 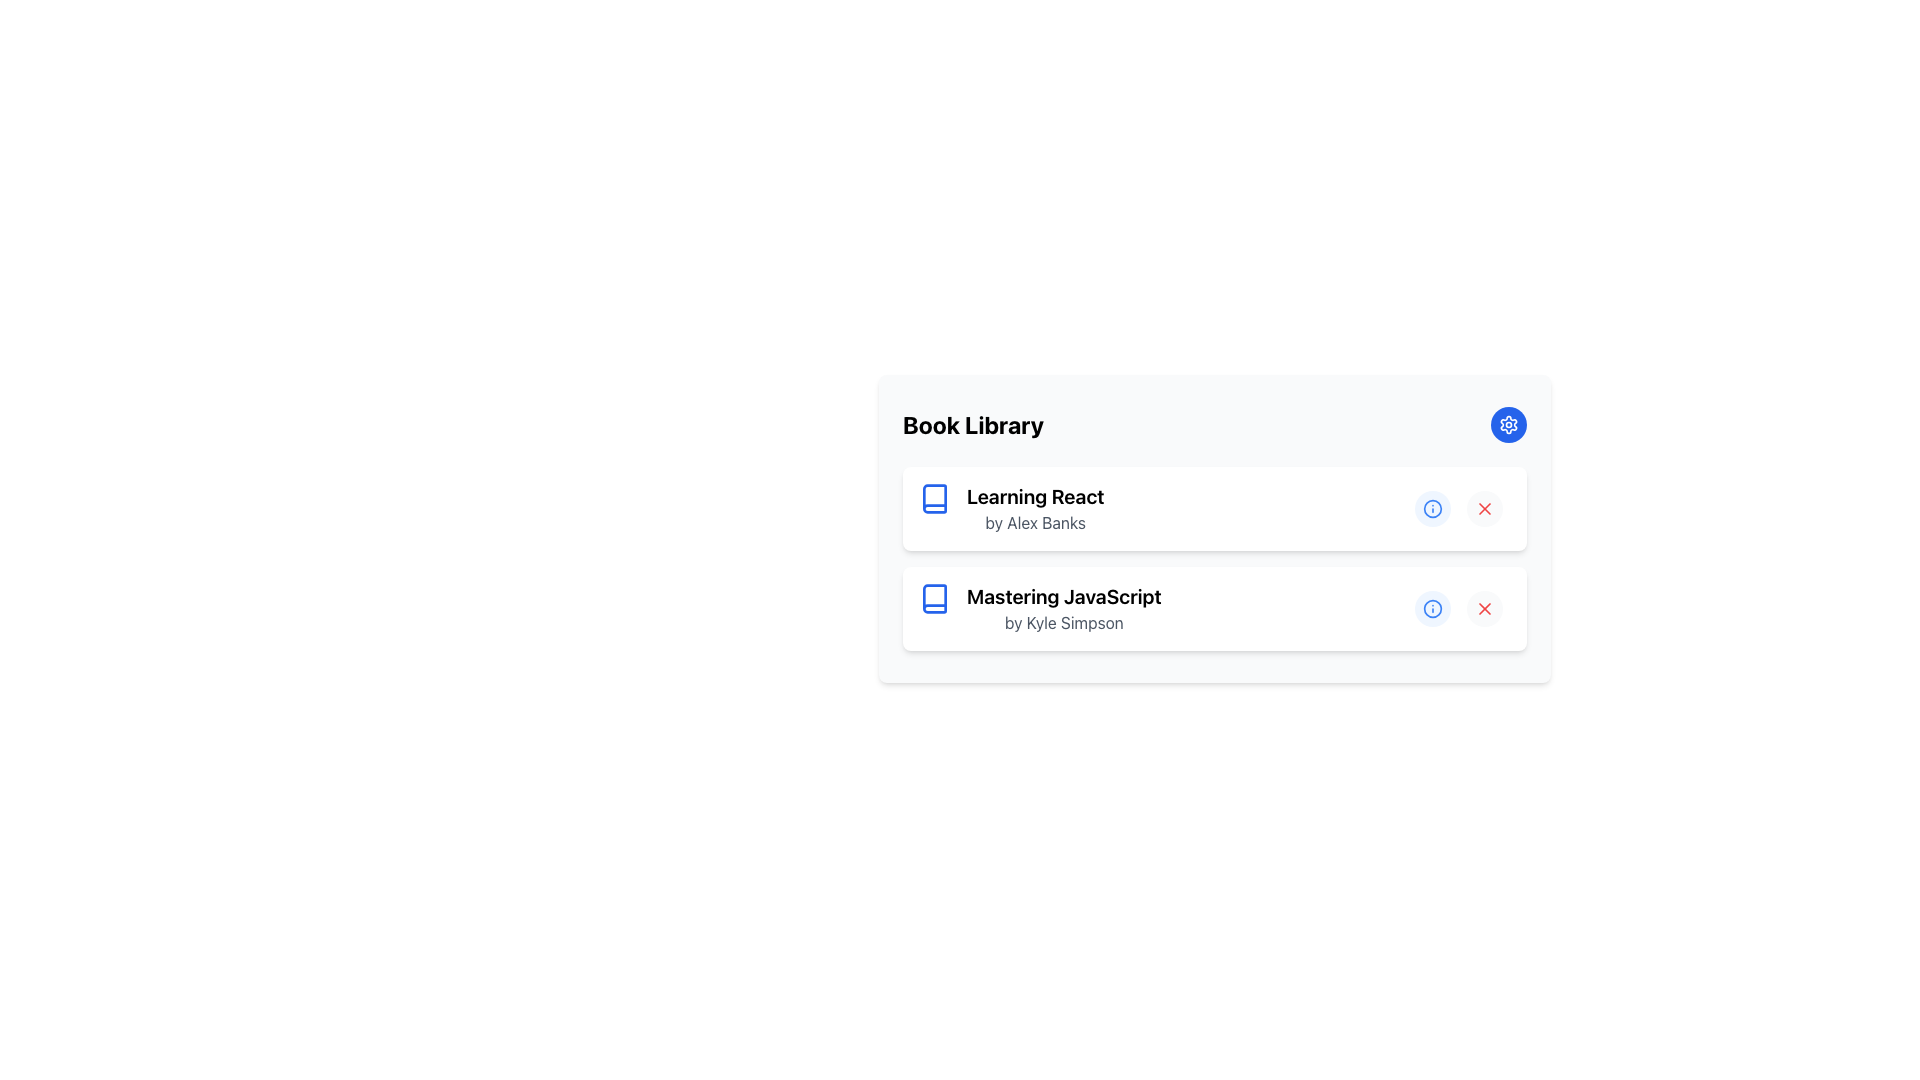 What do you see at coordinates (934, 496) in the screenshot?
I see `the book icon located in the first item of the 'Book Library' list, which indicates the book 'Learning React by Alex Banks'` at bounding box center [934, 496].